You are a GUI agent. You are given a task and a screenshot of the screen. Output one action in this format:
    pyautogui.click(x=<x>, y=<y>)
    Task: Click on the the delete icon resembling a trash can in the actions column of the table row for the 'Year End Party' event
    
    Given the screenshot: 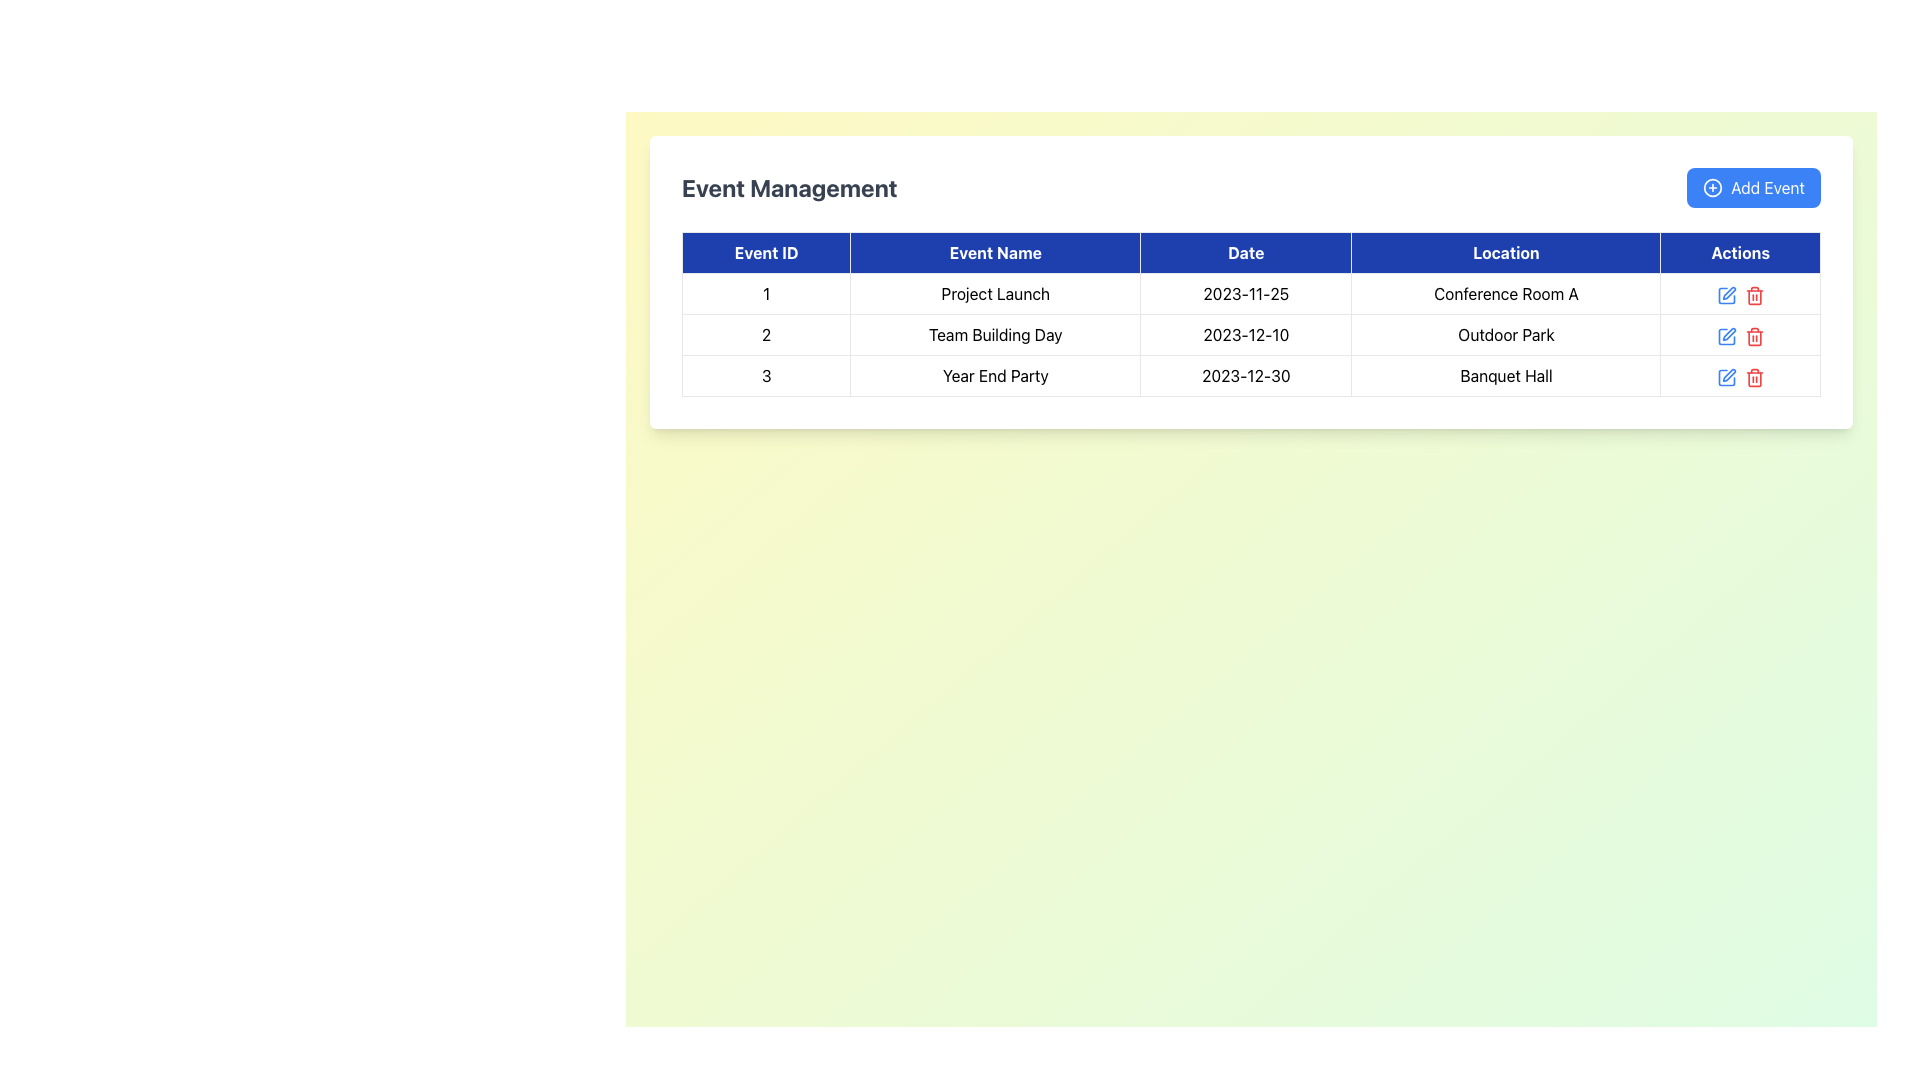 What is the action you would take?
    pyautogui.click(x=1752, y=337)
    